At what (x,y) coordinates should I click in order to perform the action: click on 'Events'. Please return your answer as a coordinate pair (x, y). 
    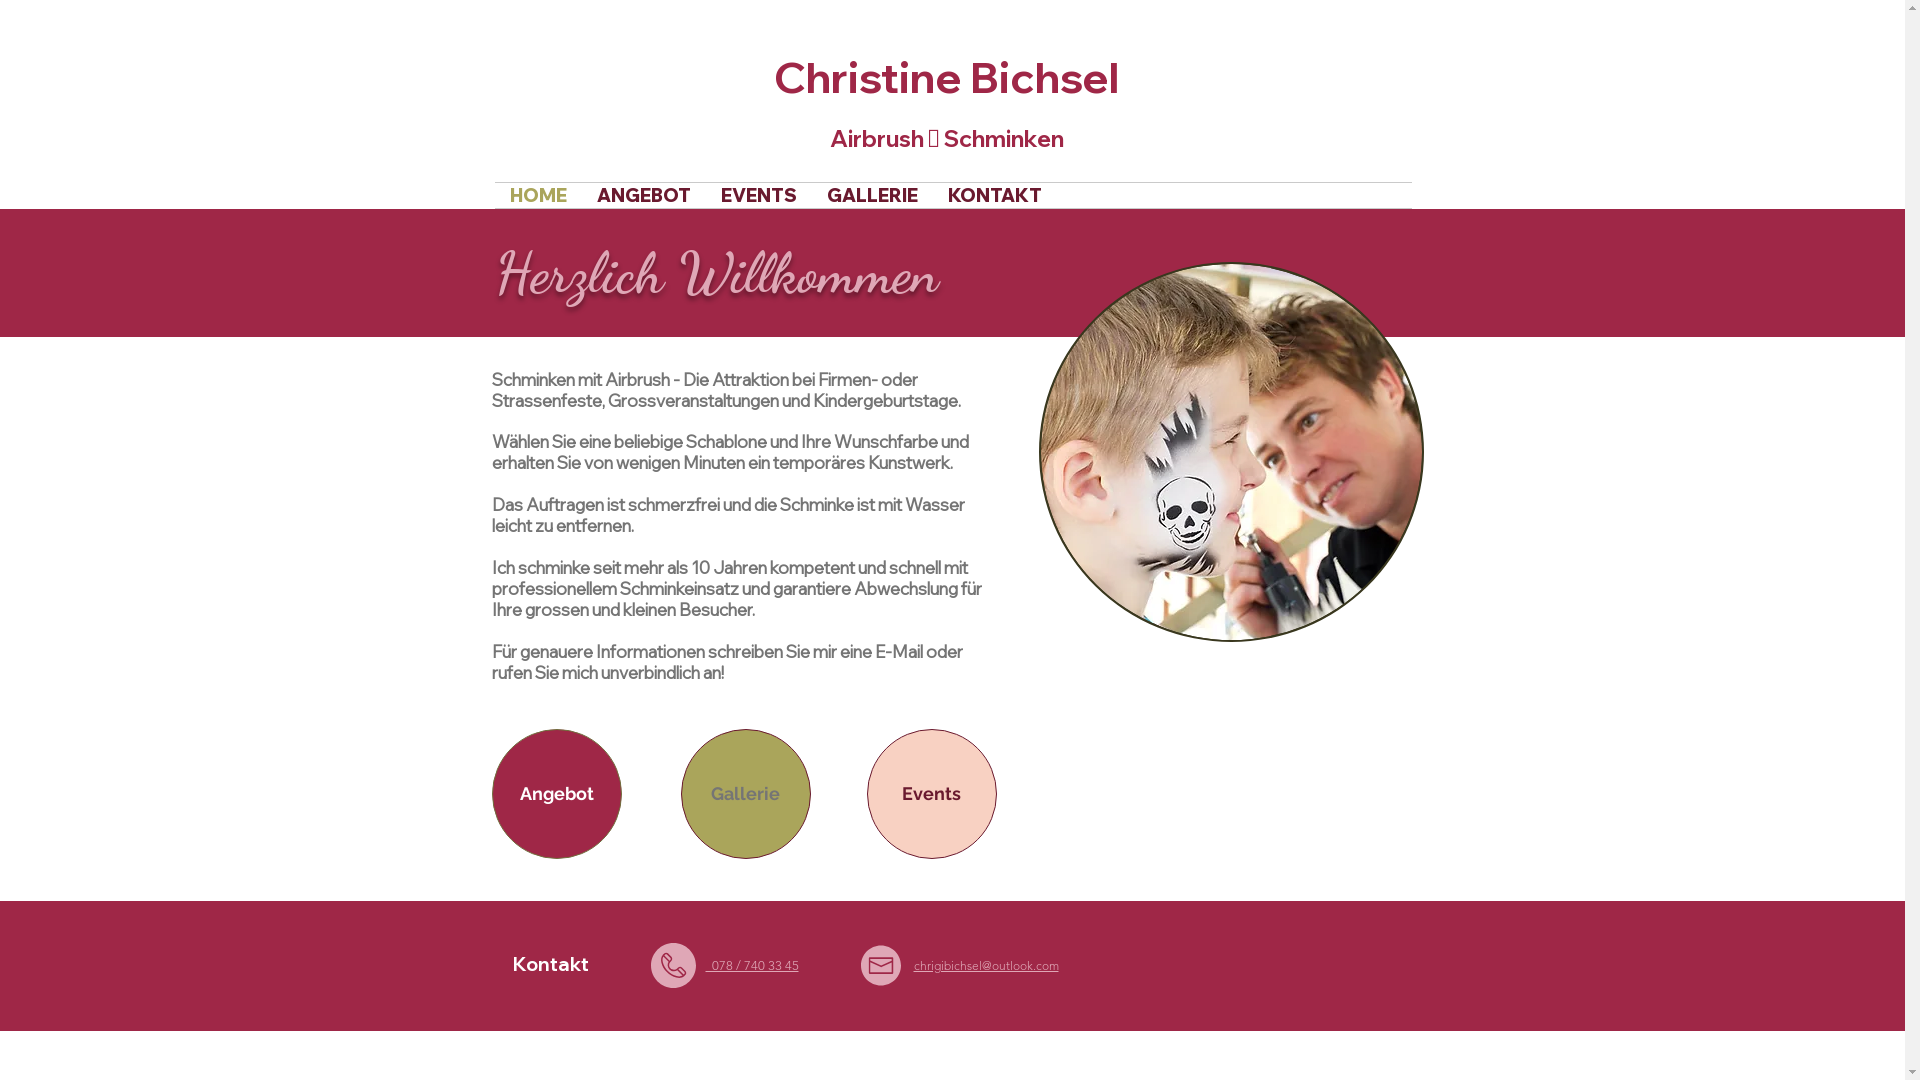
    Looking at the image, I should click on (930, 793).